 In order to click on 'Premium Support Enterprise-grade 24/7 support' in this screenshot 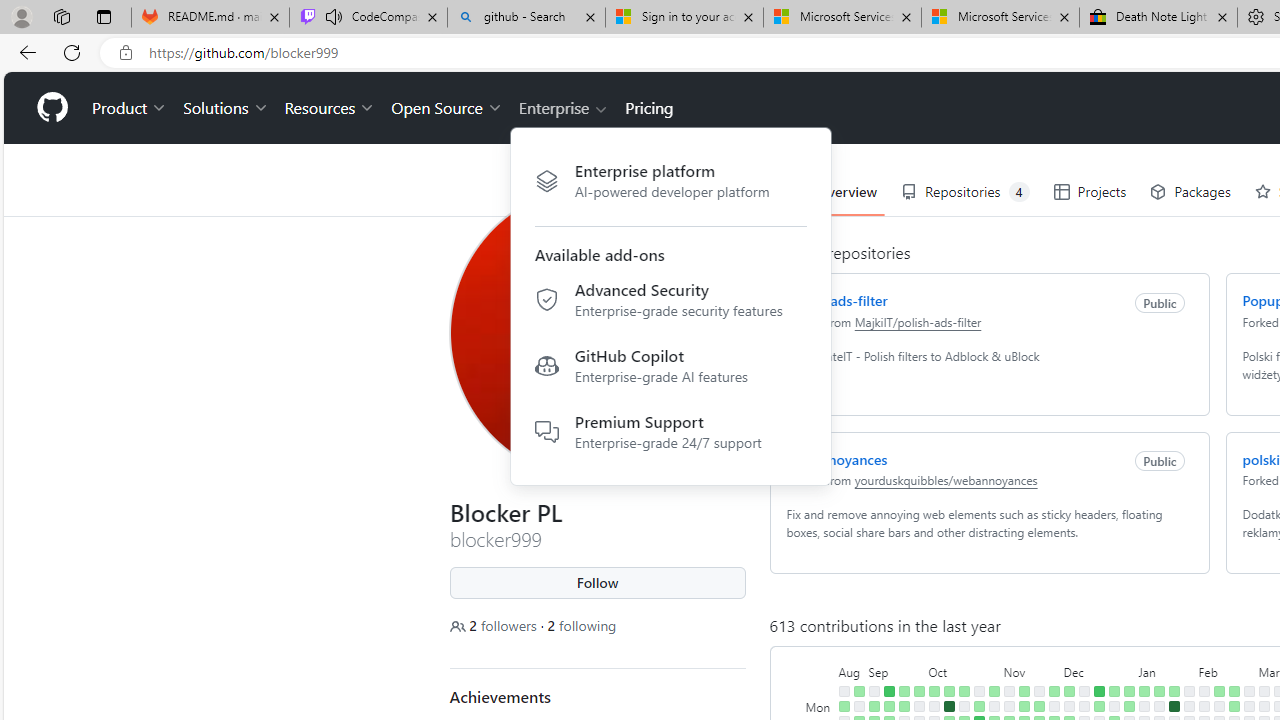, I will do `click(670, 430)`.